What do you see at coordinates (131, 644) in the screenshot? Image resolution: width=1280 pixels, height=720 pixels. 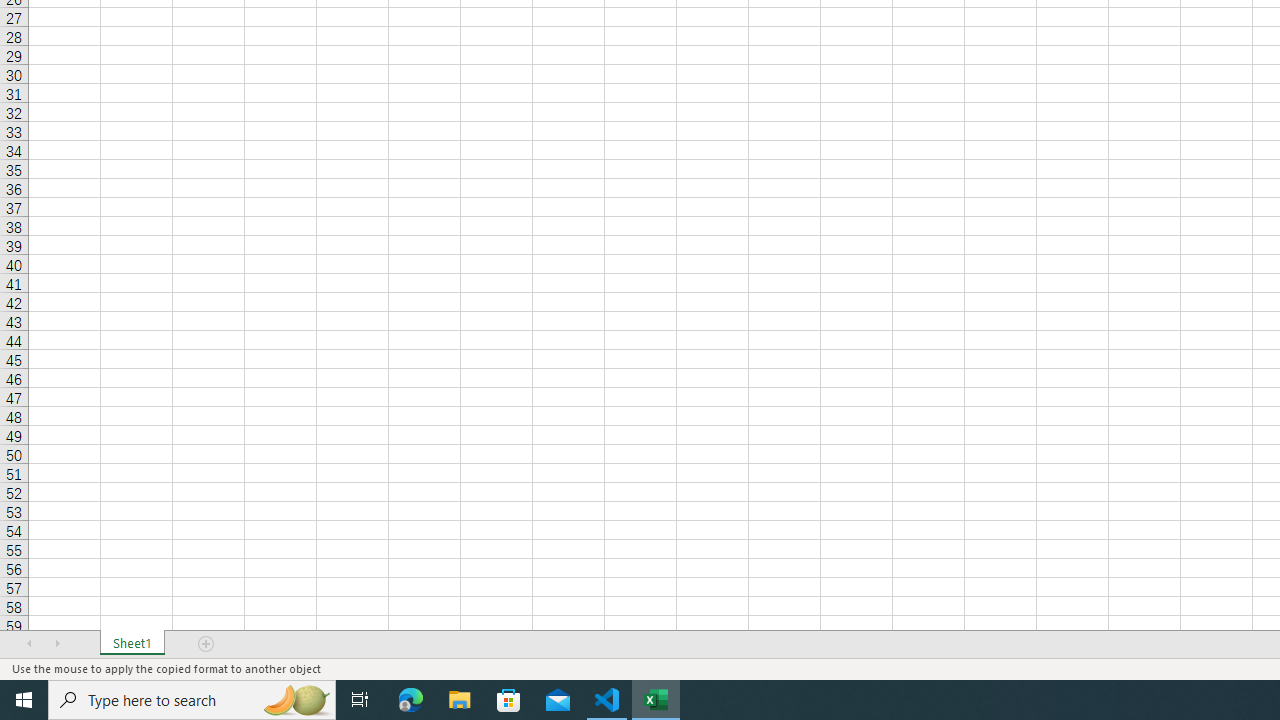 I see `'Sheet1'` at bounding box center [131, 644].